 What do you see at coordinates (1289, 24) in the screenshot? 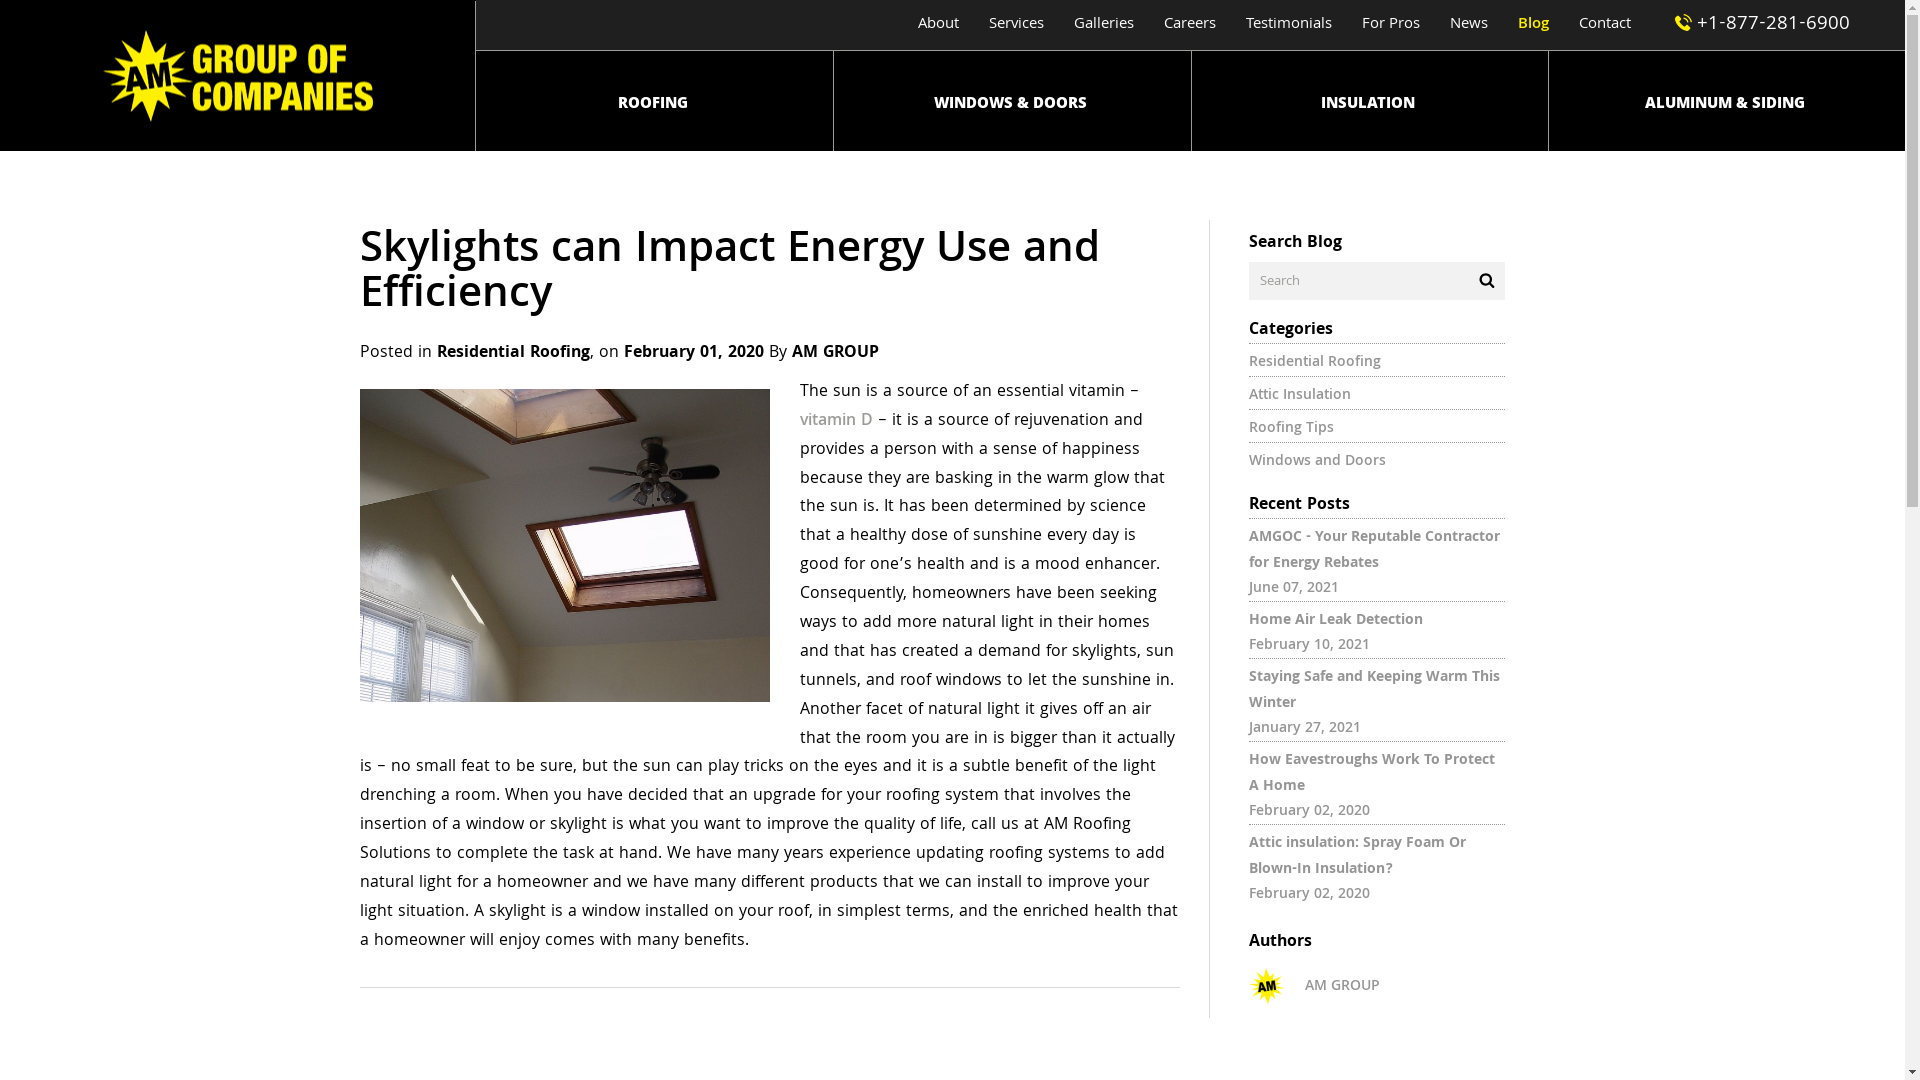
I see `'Testimonials'` at bounding box center [1289, 24].